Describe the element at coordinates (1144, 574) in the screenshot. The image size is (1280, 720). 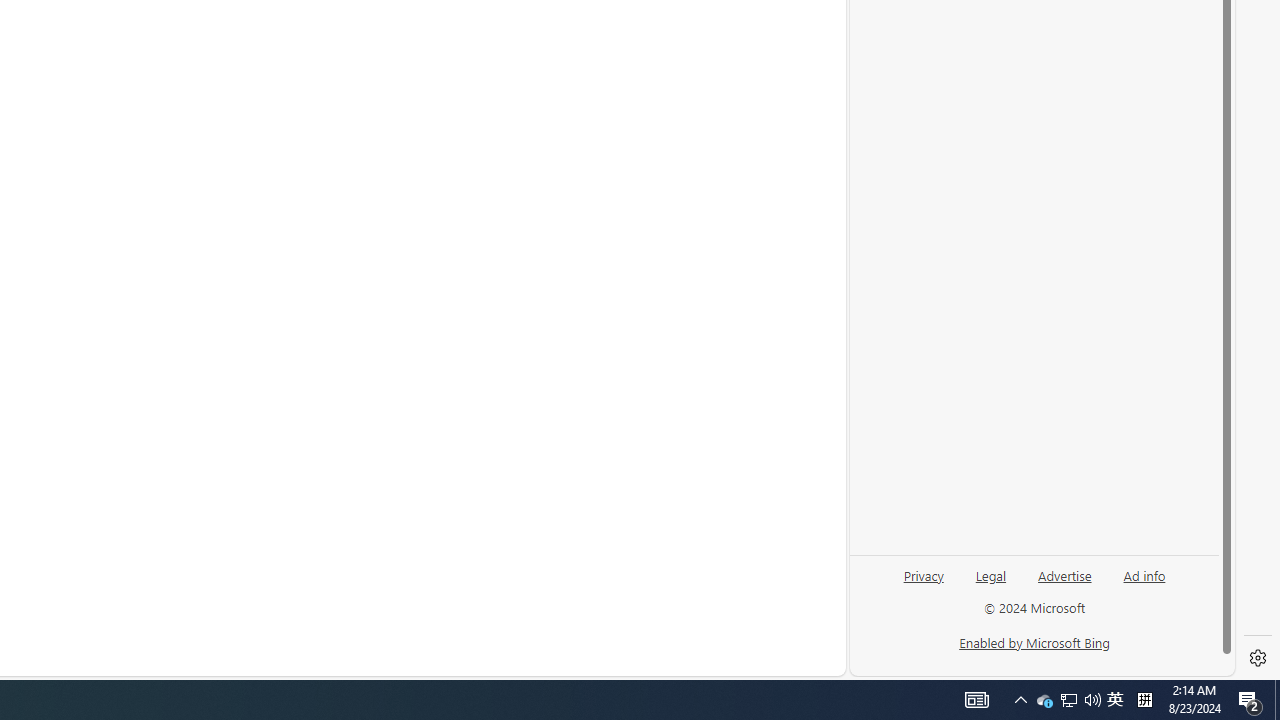
I see `'Ad info'` at that location.